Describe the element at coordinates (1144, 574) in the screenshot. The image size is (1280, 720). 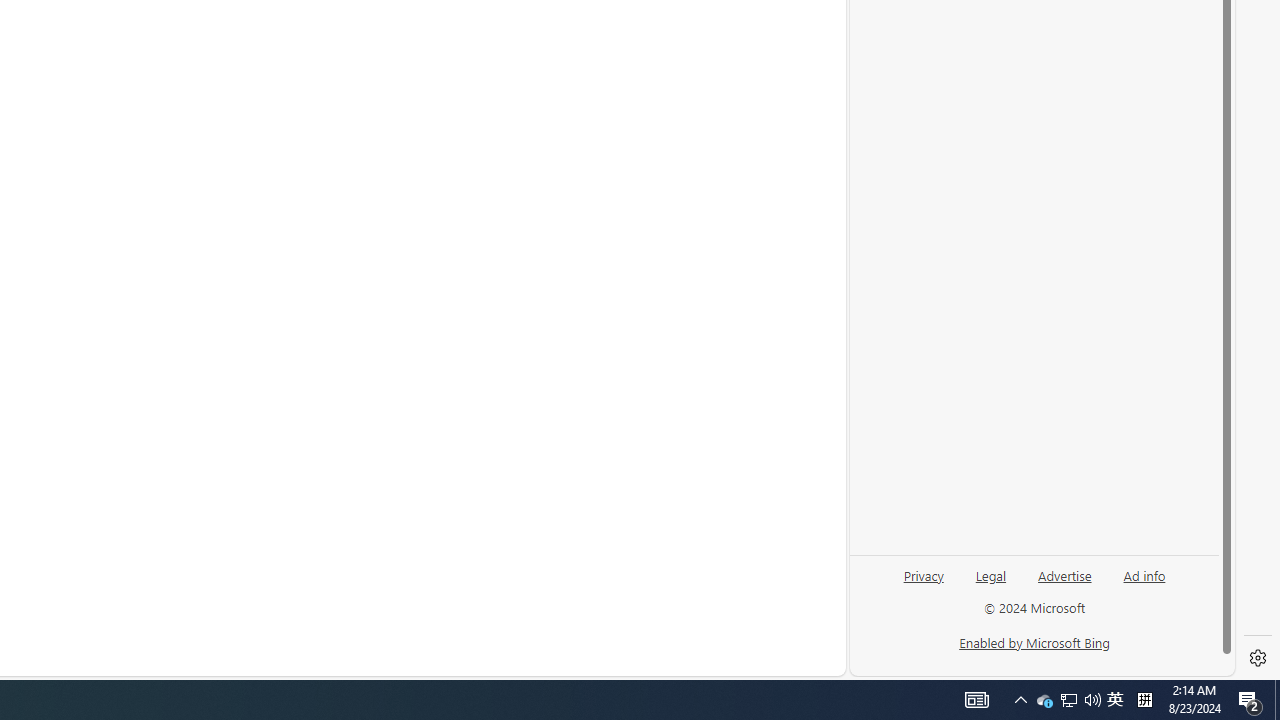
I see `'Ad info'` at that location.